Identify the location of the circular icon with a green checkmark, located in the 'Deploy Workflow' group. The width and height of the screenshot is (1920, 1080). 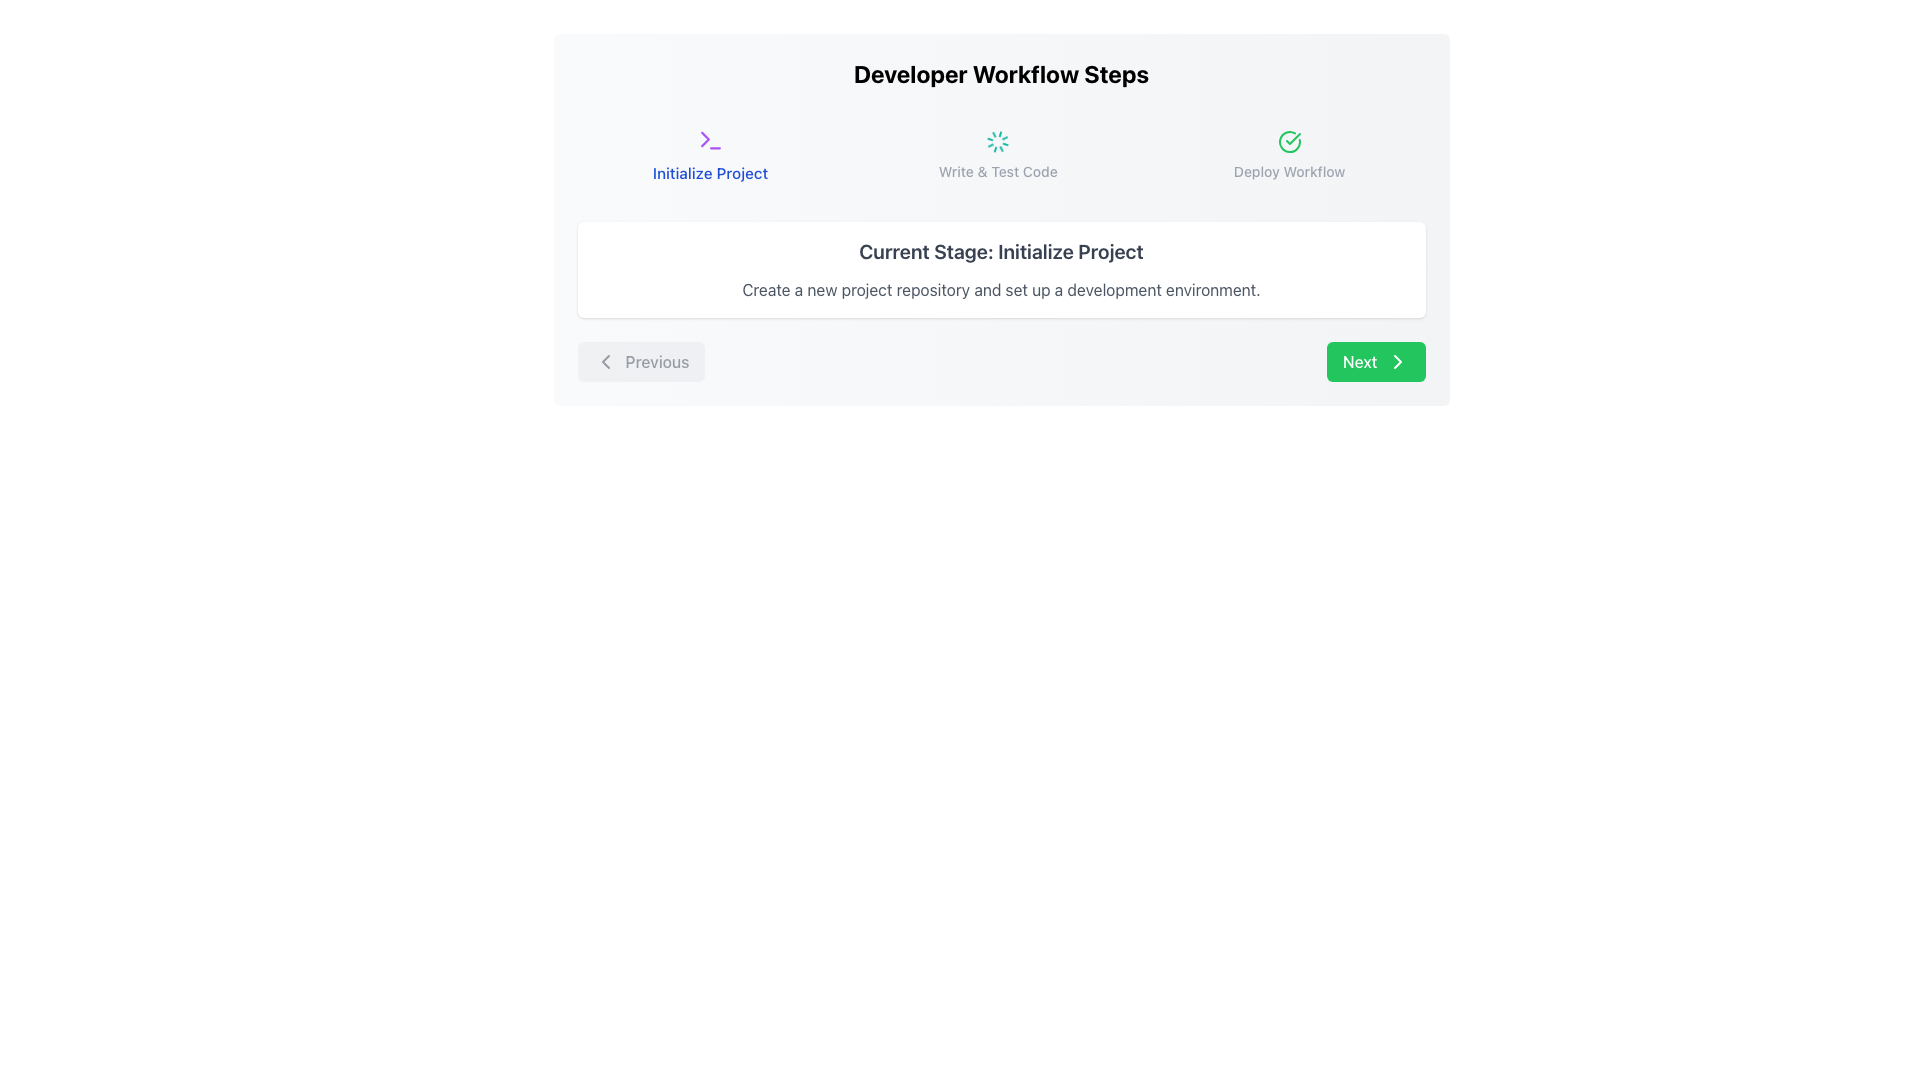
(1289, 141).